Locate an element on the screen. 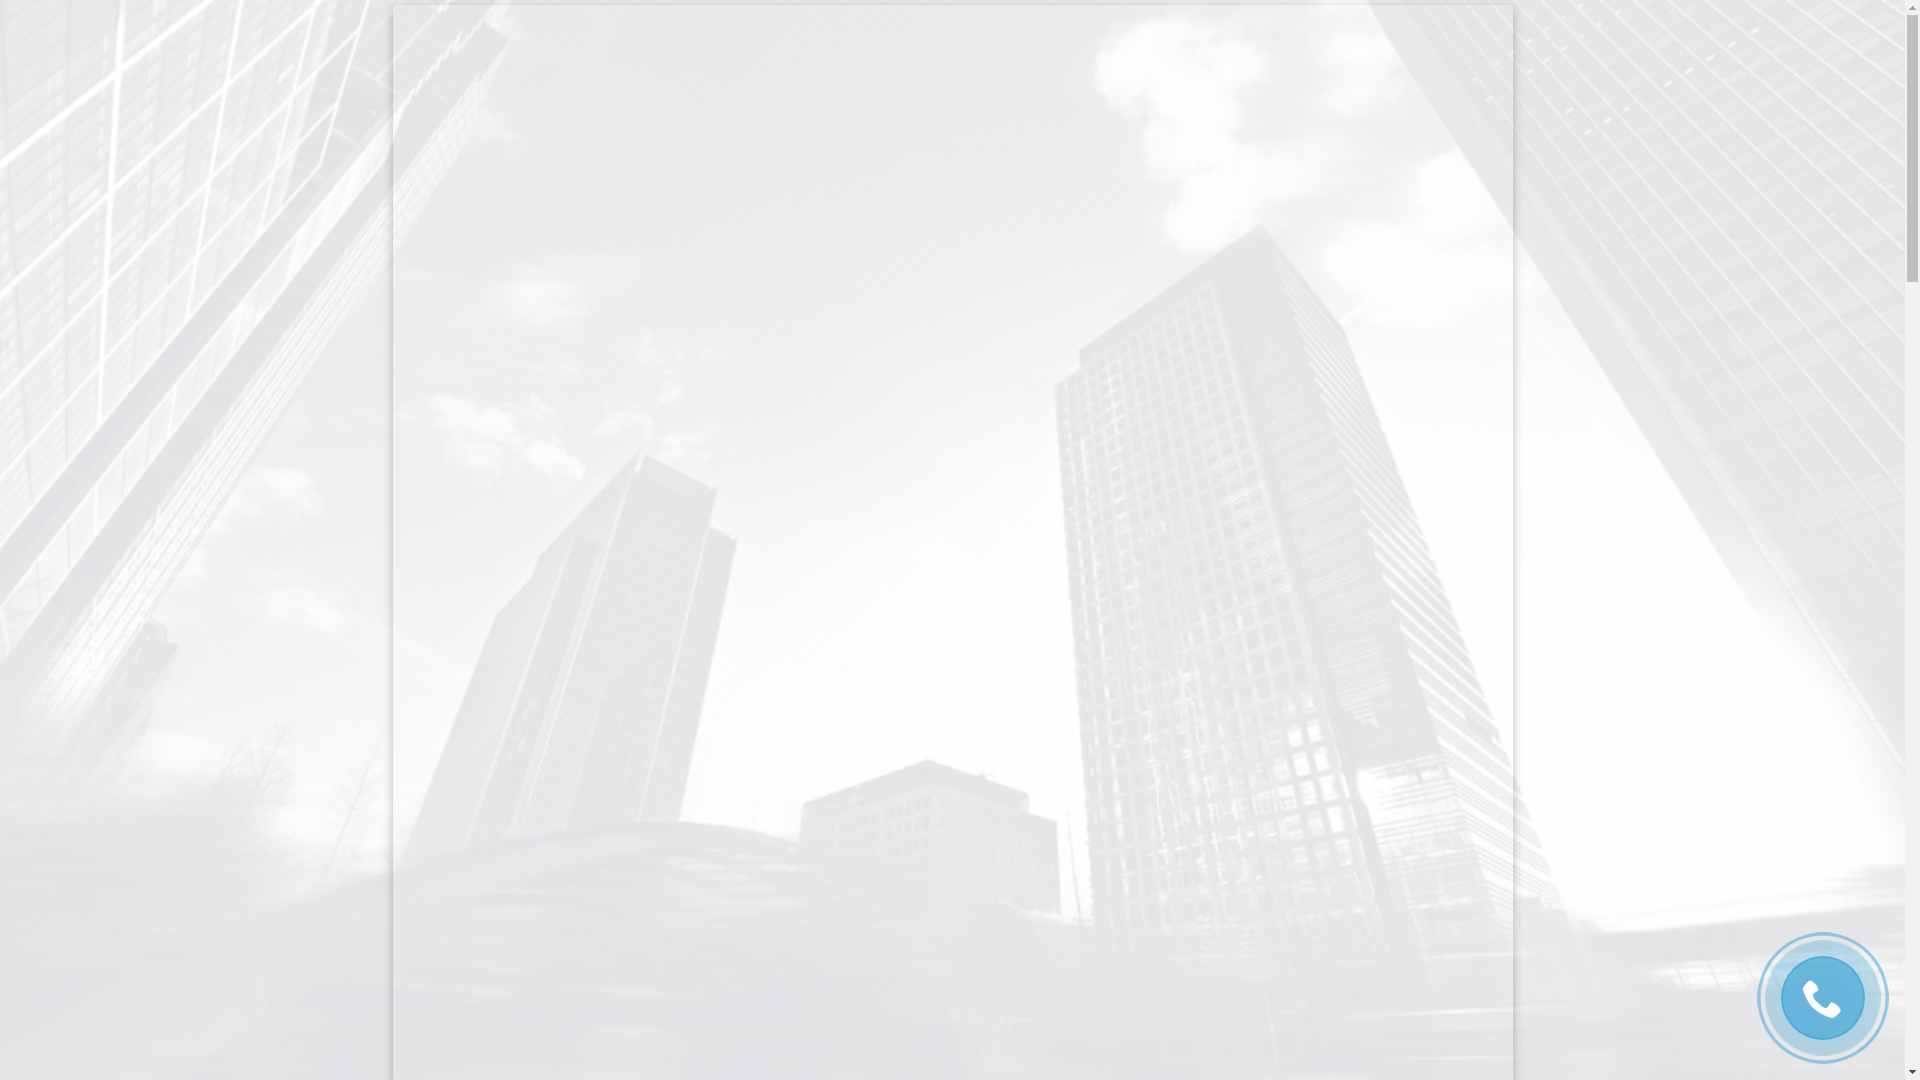  'Skip to content' is located at coordinates (0, 5).